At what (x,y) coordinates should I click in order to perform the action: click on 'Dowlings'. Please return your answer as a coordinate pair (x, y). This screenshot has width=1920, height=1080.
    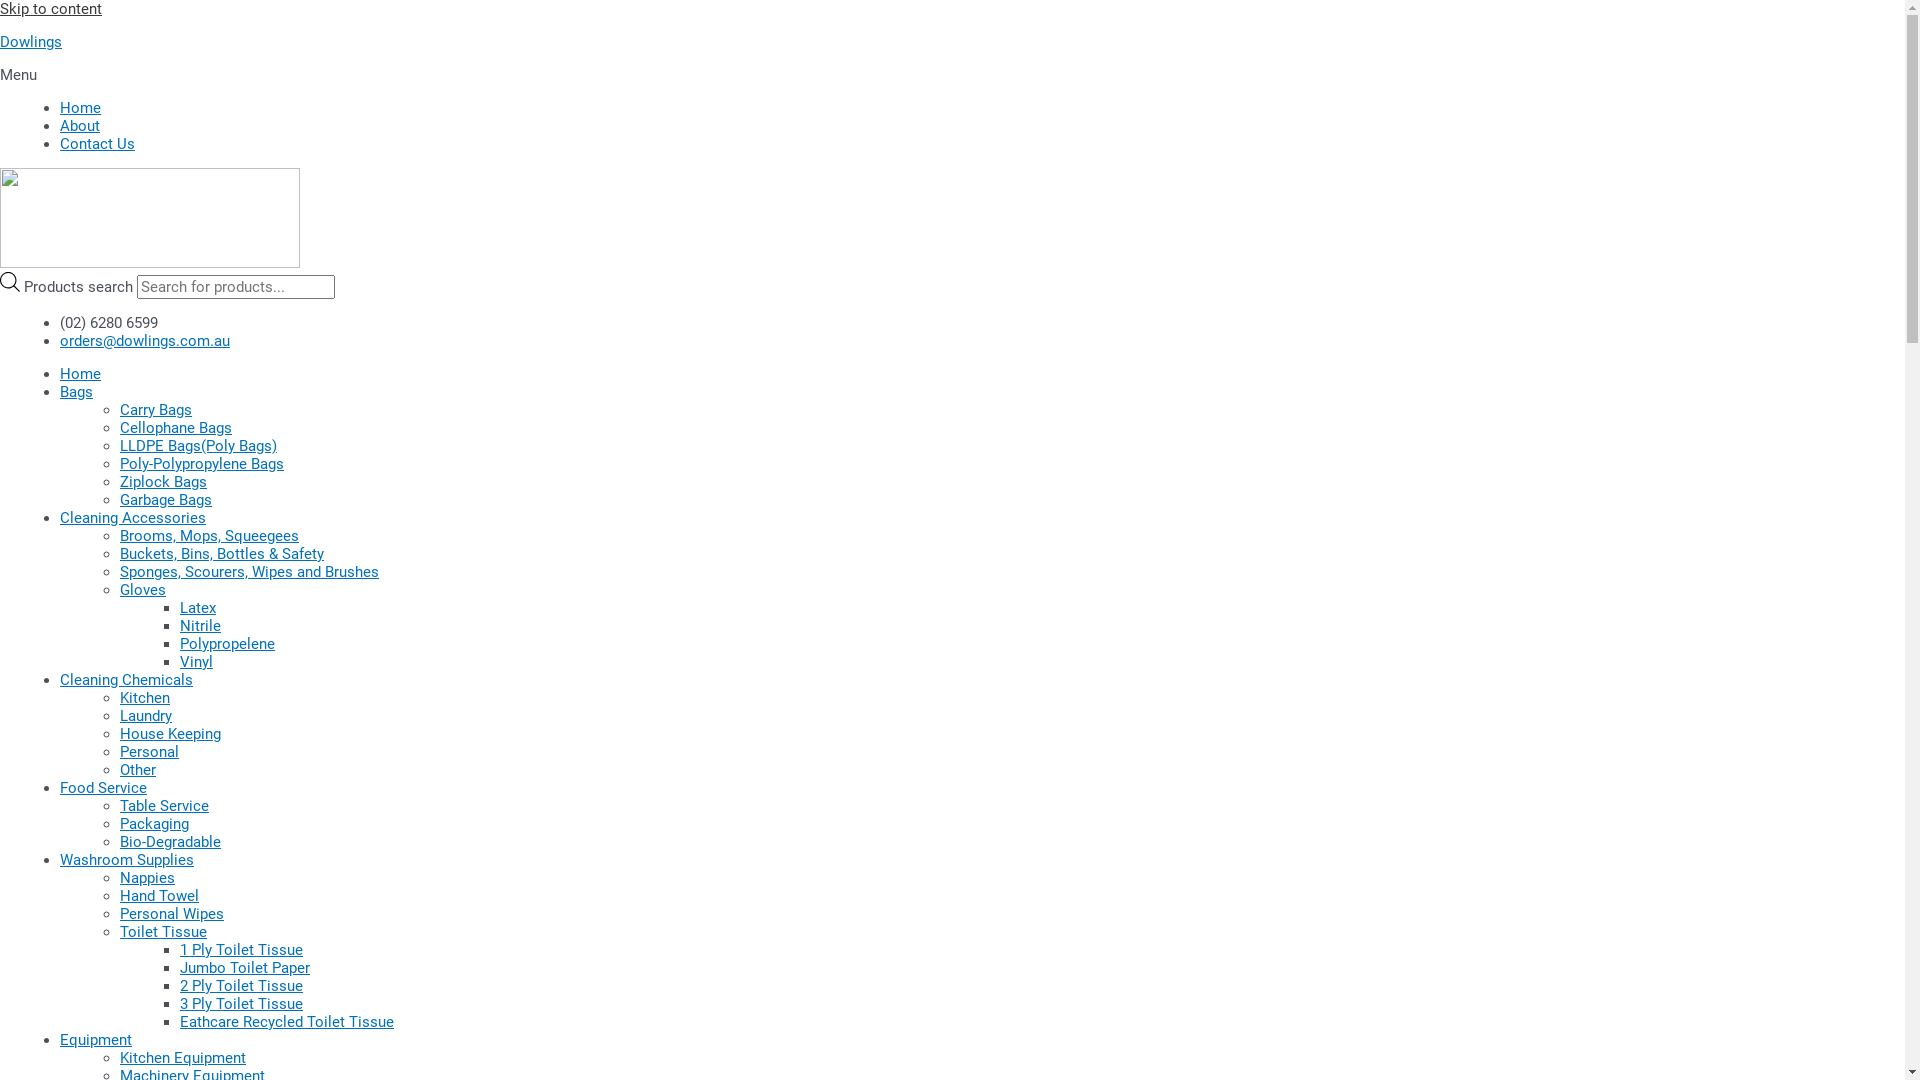
    Looking at the image, I should click on (30, 42).